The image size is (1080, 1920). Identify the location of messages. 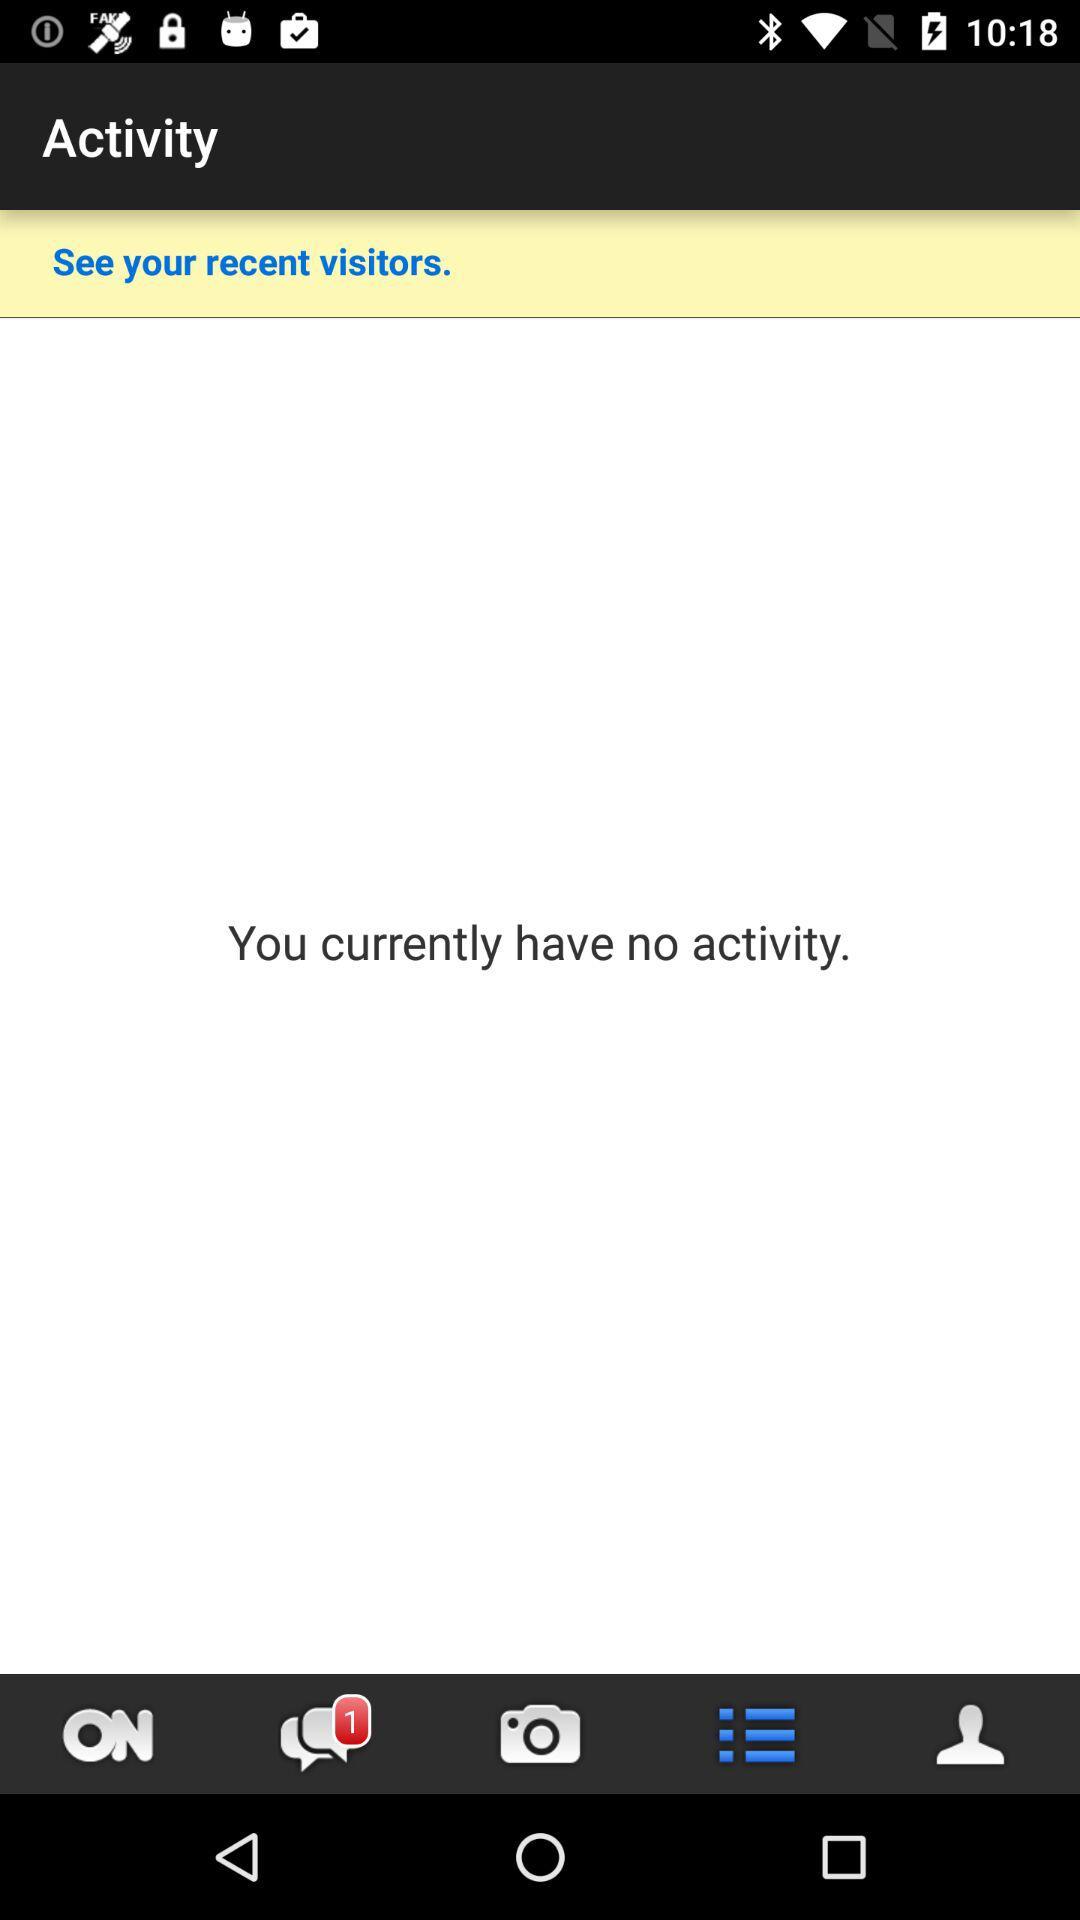
(323, 1733).